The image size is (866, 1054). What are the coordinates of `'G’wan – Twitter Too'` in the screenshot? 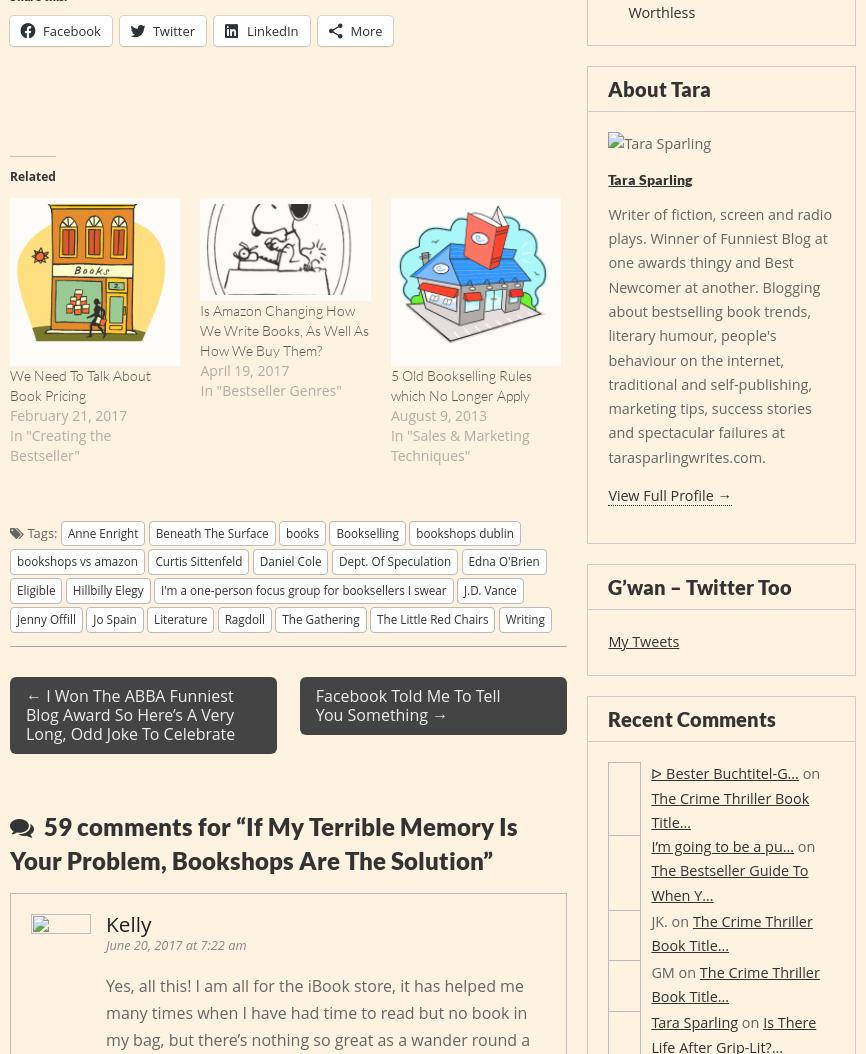 It's located at (698, 585).